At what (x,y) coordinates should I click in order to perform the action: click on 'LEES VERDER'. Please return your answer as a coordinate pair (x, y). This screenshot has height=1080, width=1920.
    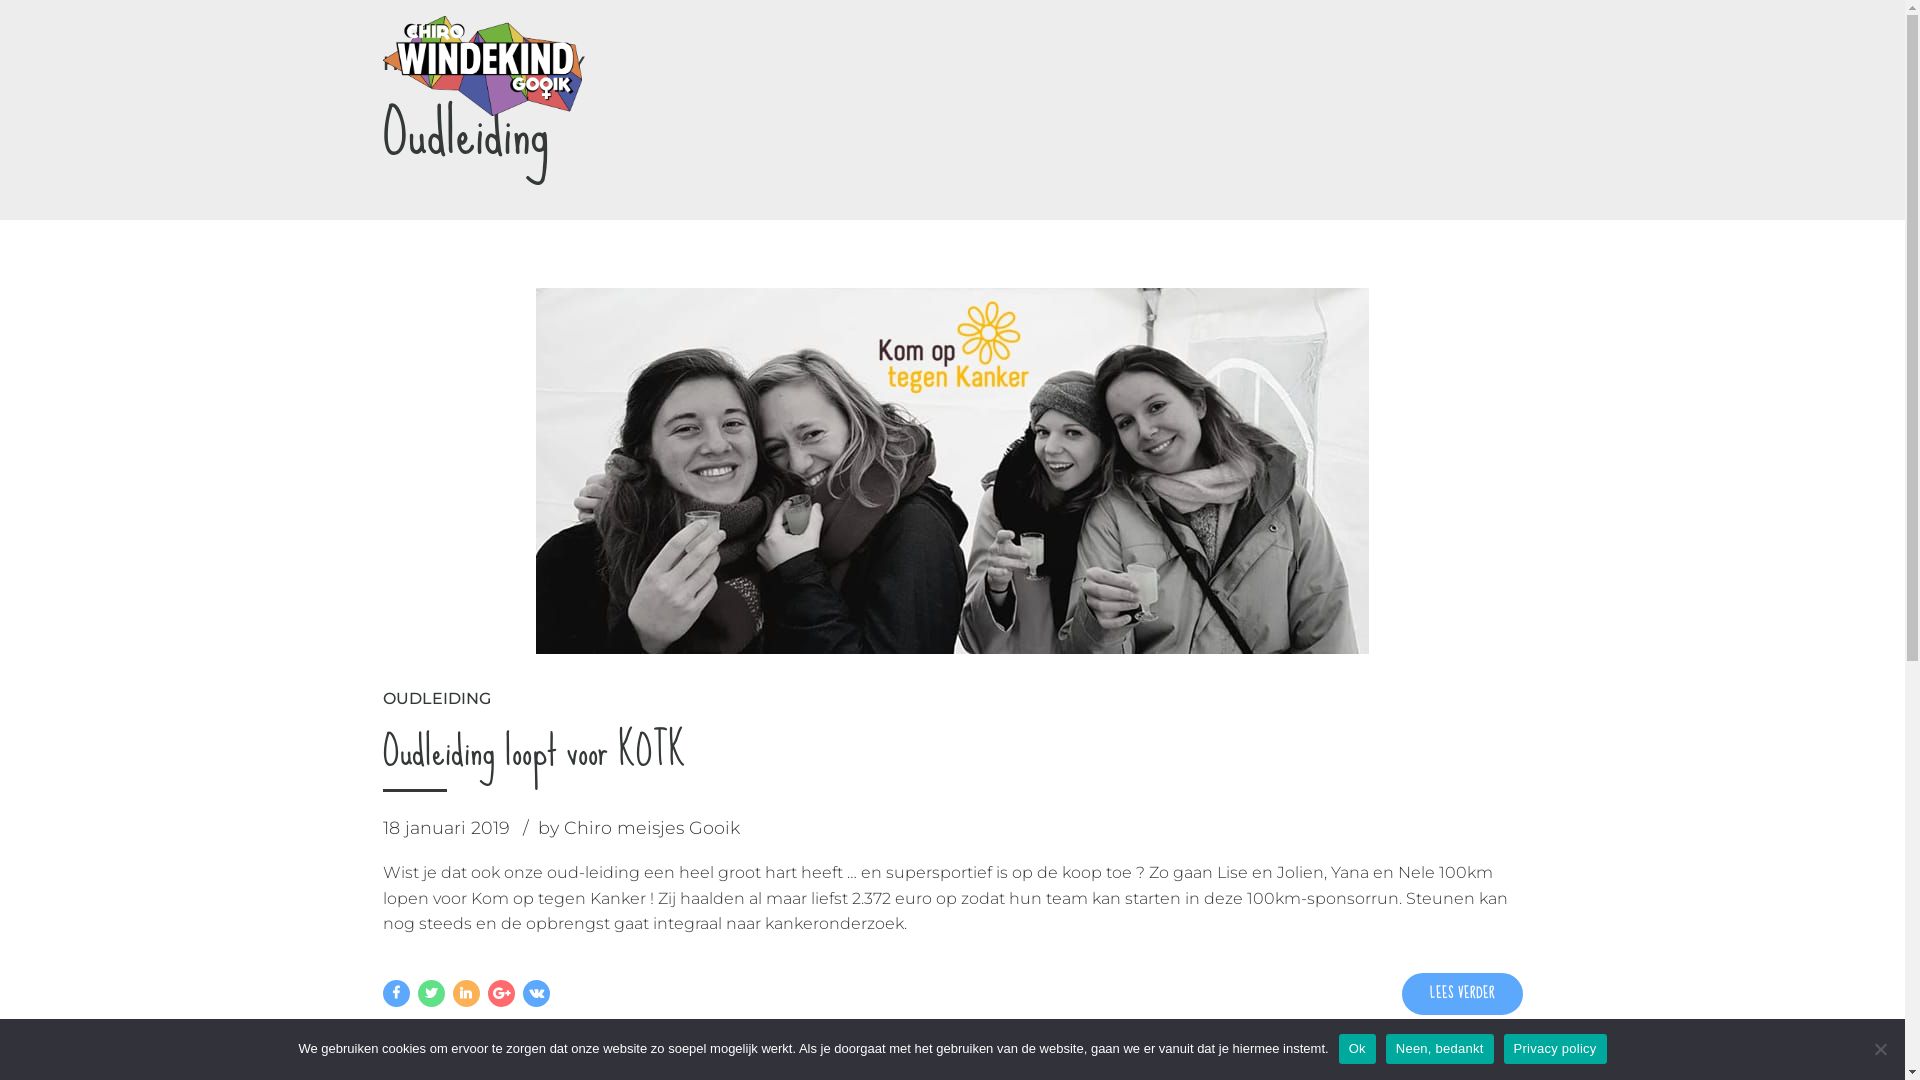
    Looking at the image, I should click on (1462, 994).